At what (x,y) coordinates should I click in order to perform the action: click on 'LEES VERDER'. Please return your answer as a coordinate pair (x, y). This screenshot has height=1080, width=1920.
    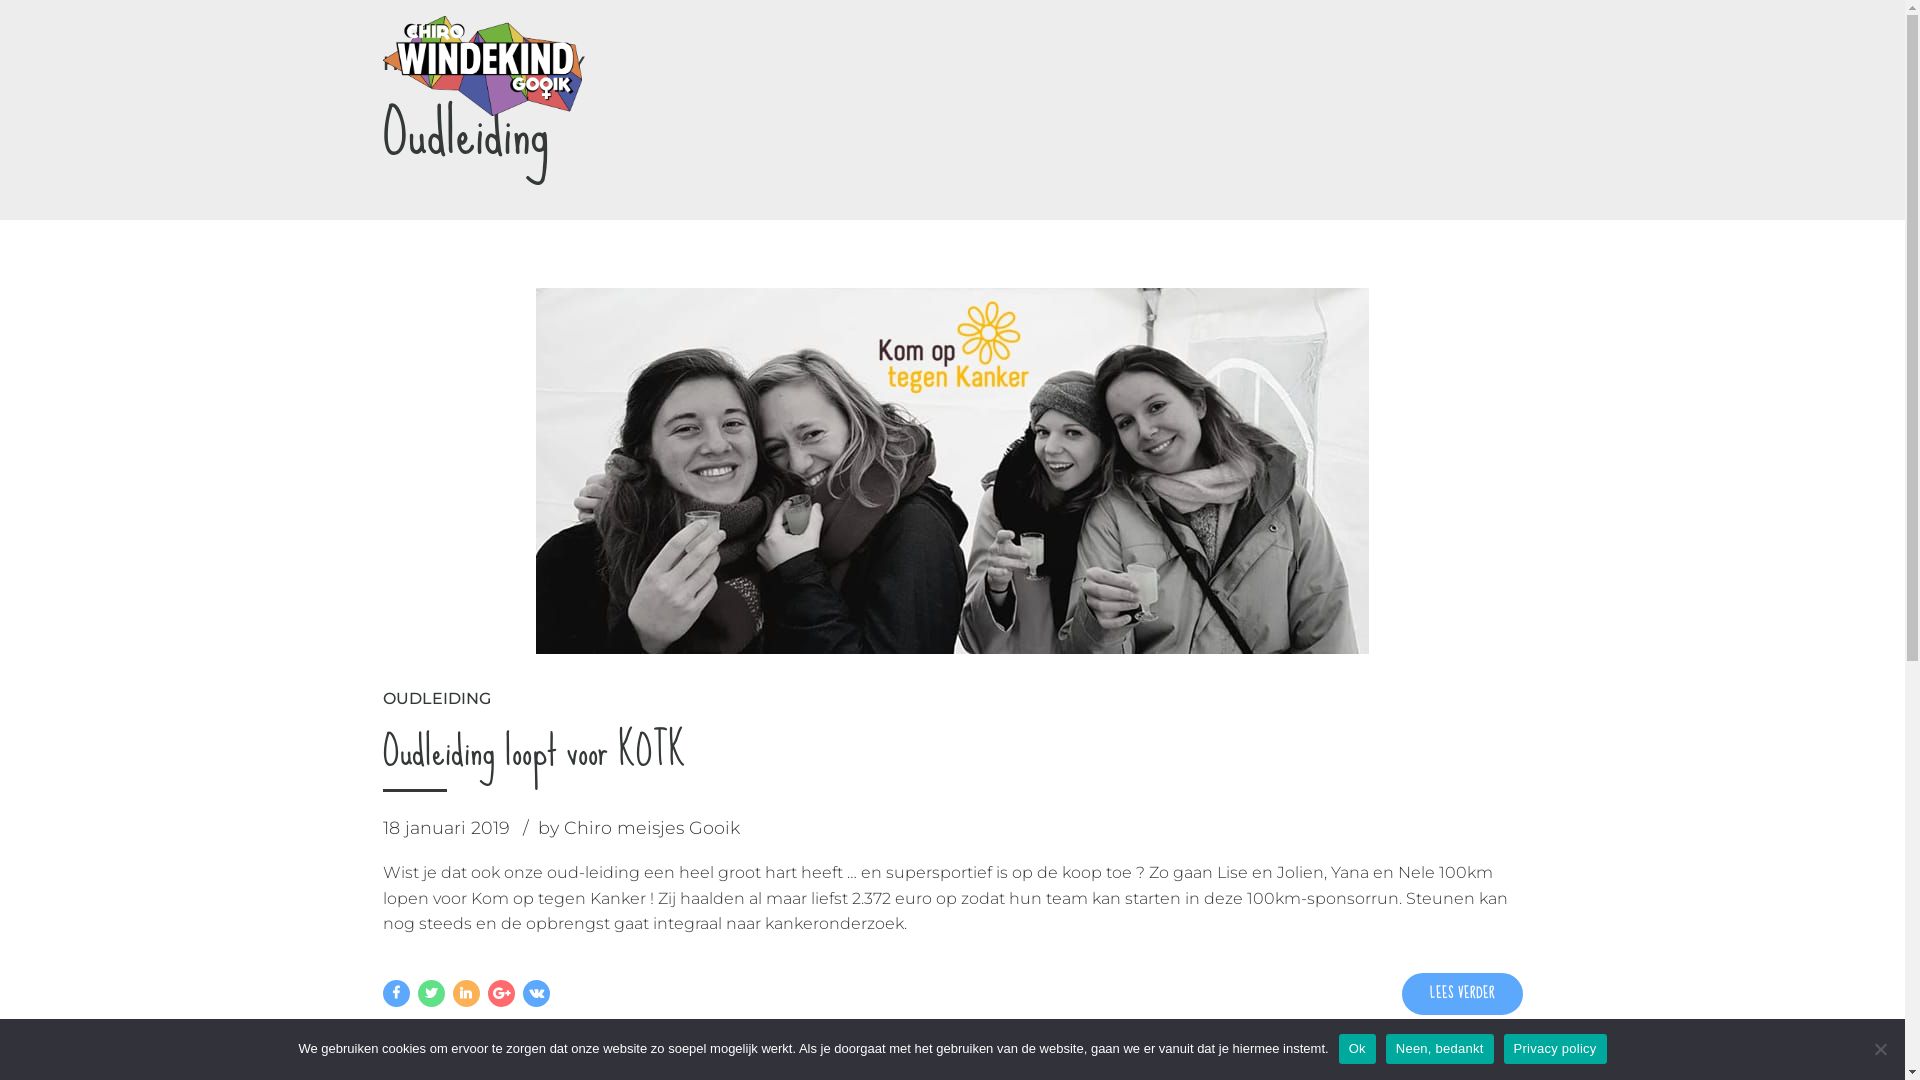
    Looking at the image, I should click on (1462, 994).